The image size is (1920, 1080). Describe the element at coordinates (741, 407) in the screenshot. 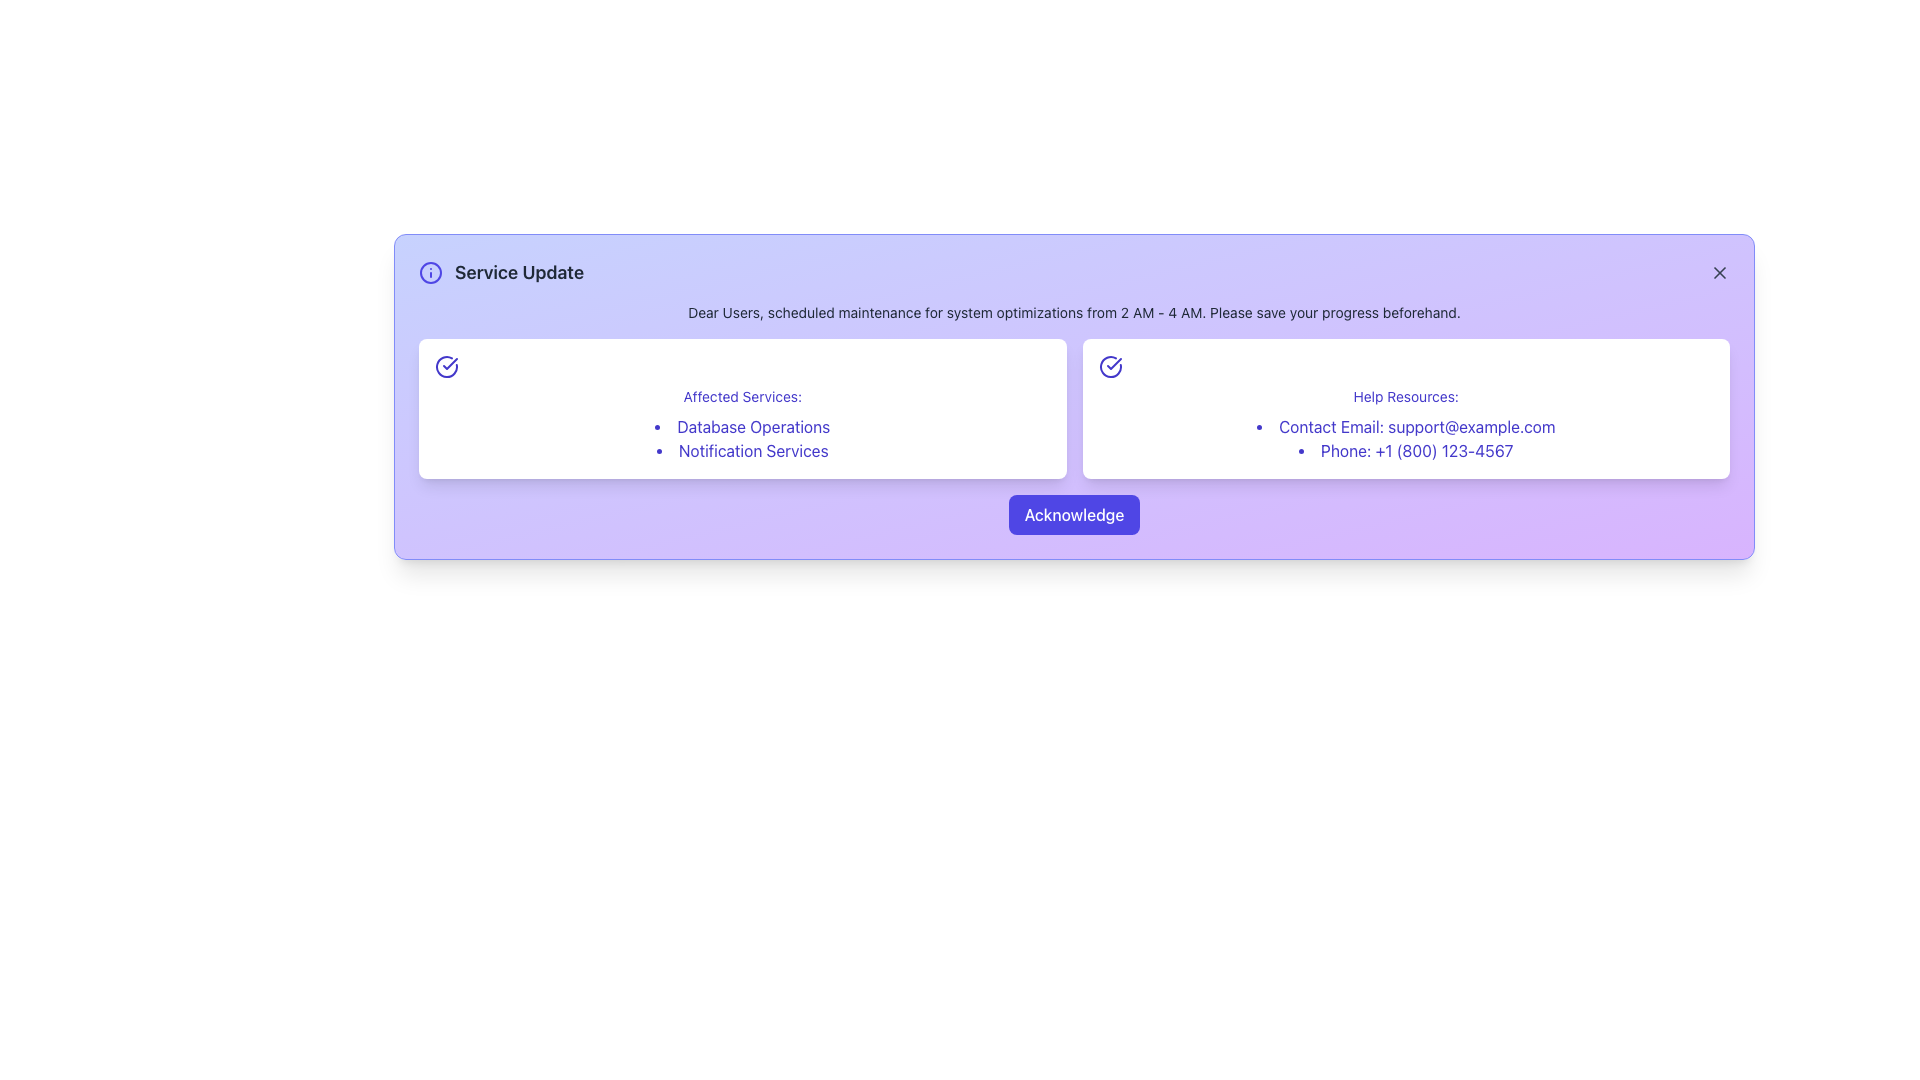

I see `information displayed in the Informational panel that contains the heading 'Affected Services:' and lists 'Database Operations' and 'Notification Services'` at that location.